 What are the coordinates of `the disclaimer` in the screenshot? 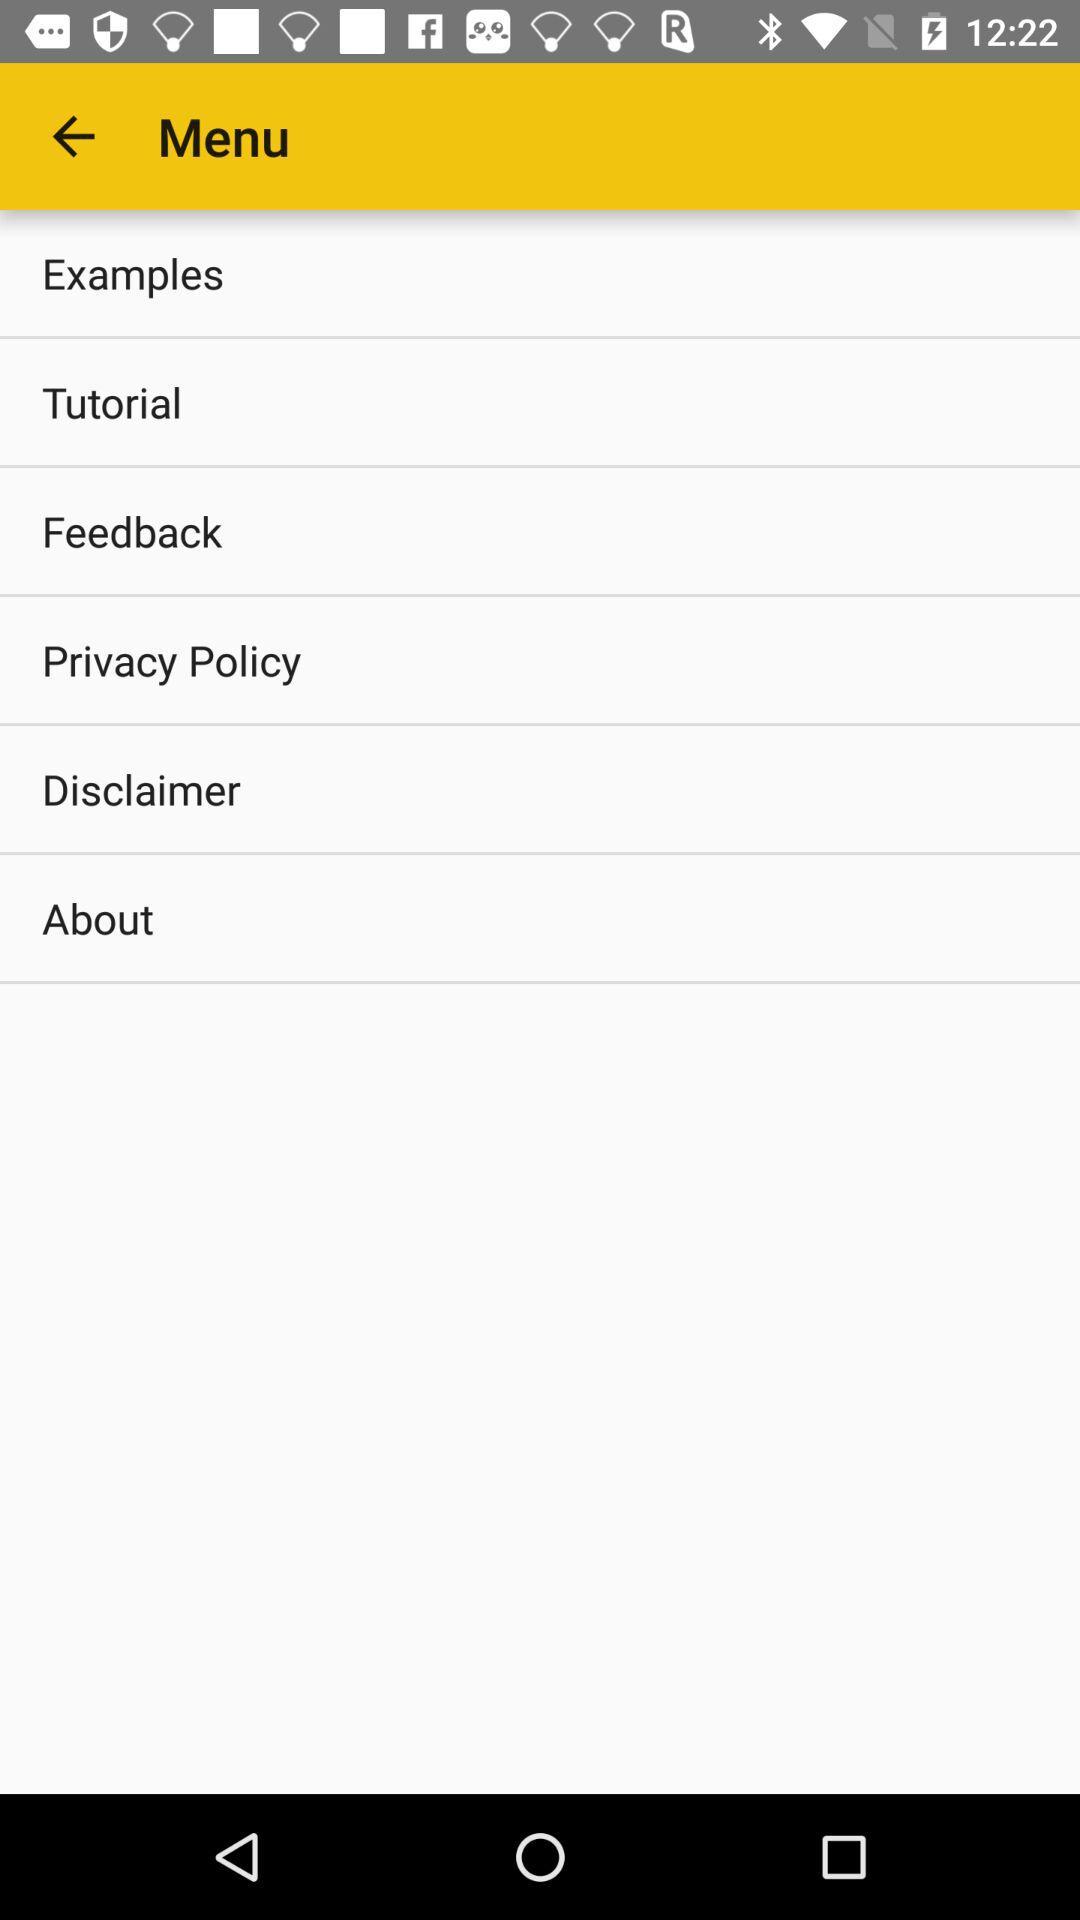 It's located at (540, 787).